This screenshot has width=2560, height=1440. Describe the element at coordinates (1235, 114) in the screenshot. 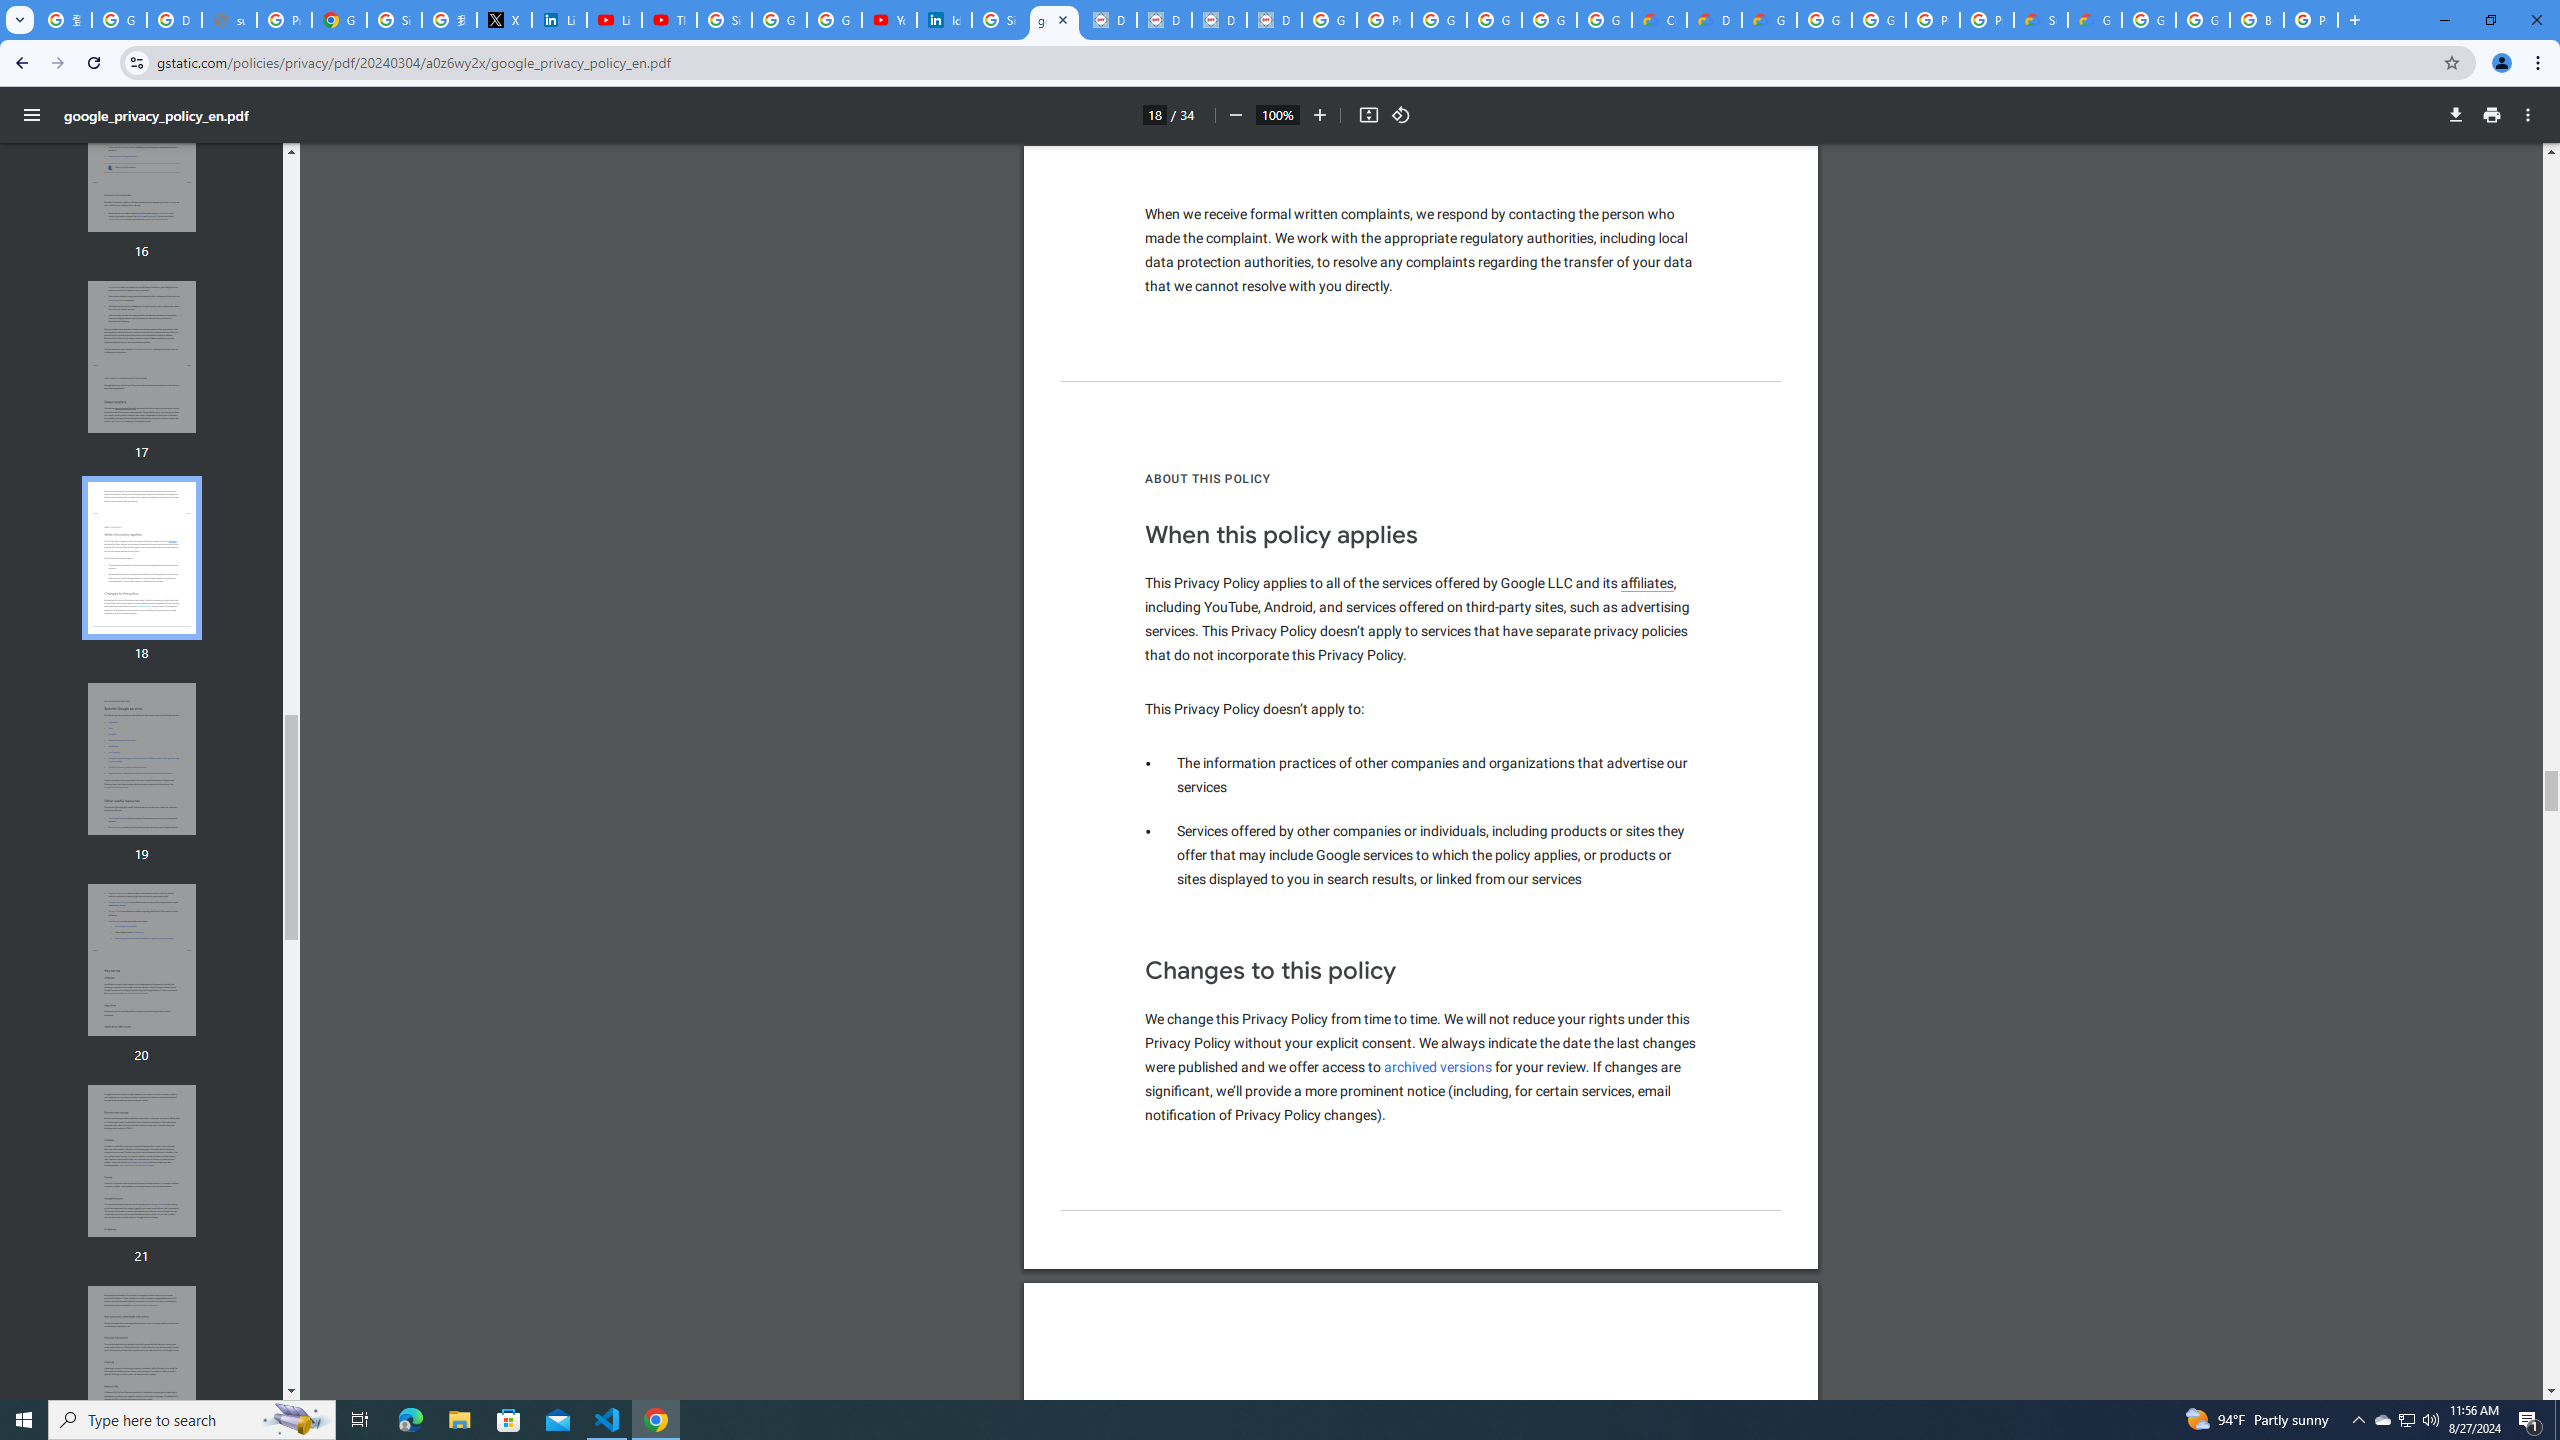

I see `'Zoom out'` at that location.